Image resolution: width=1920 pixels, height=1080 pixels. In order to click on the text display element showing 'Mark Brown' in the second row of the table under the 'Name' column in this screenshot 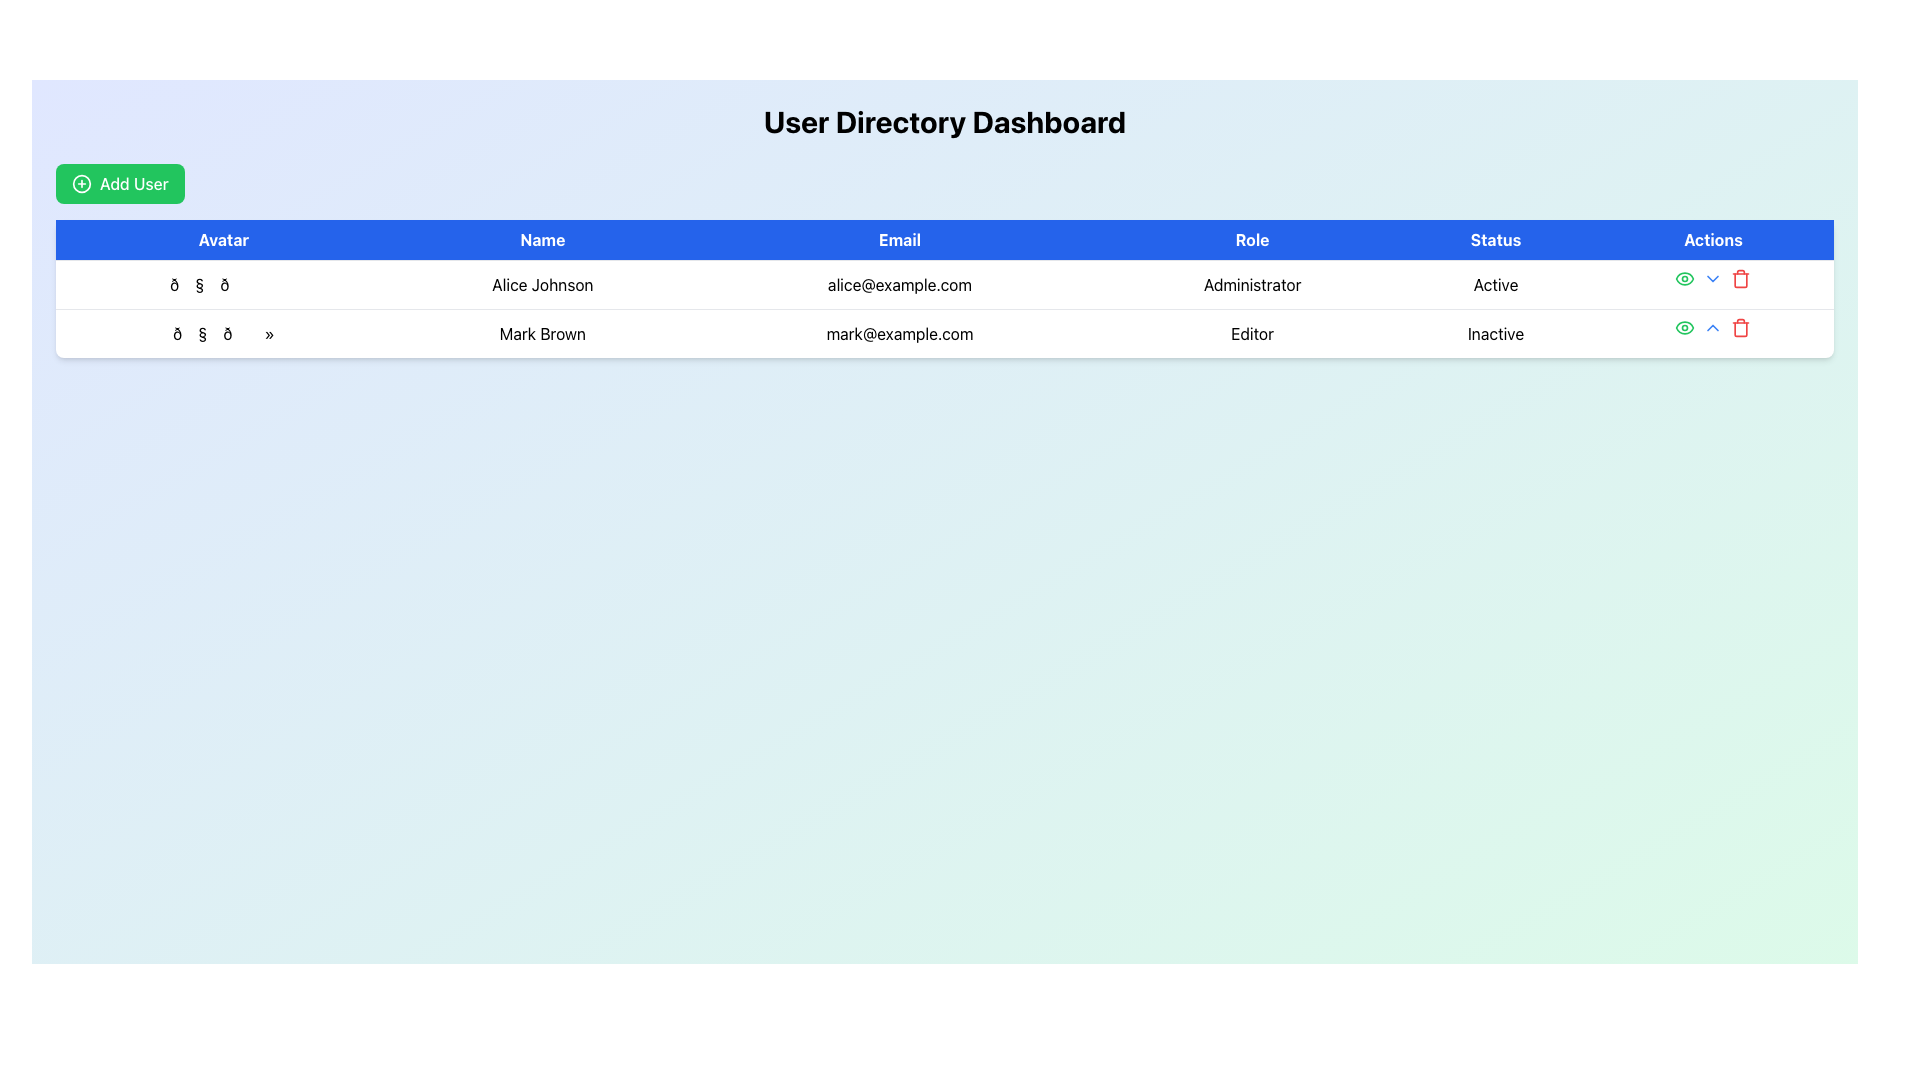, I will do `click(542, 332)`.